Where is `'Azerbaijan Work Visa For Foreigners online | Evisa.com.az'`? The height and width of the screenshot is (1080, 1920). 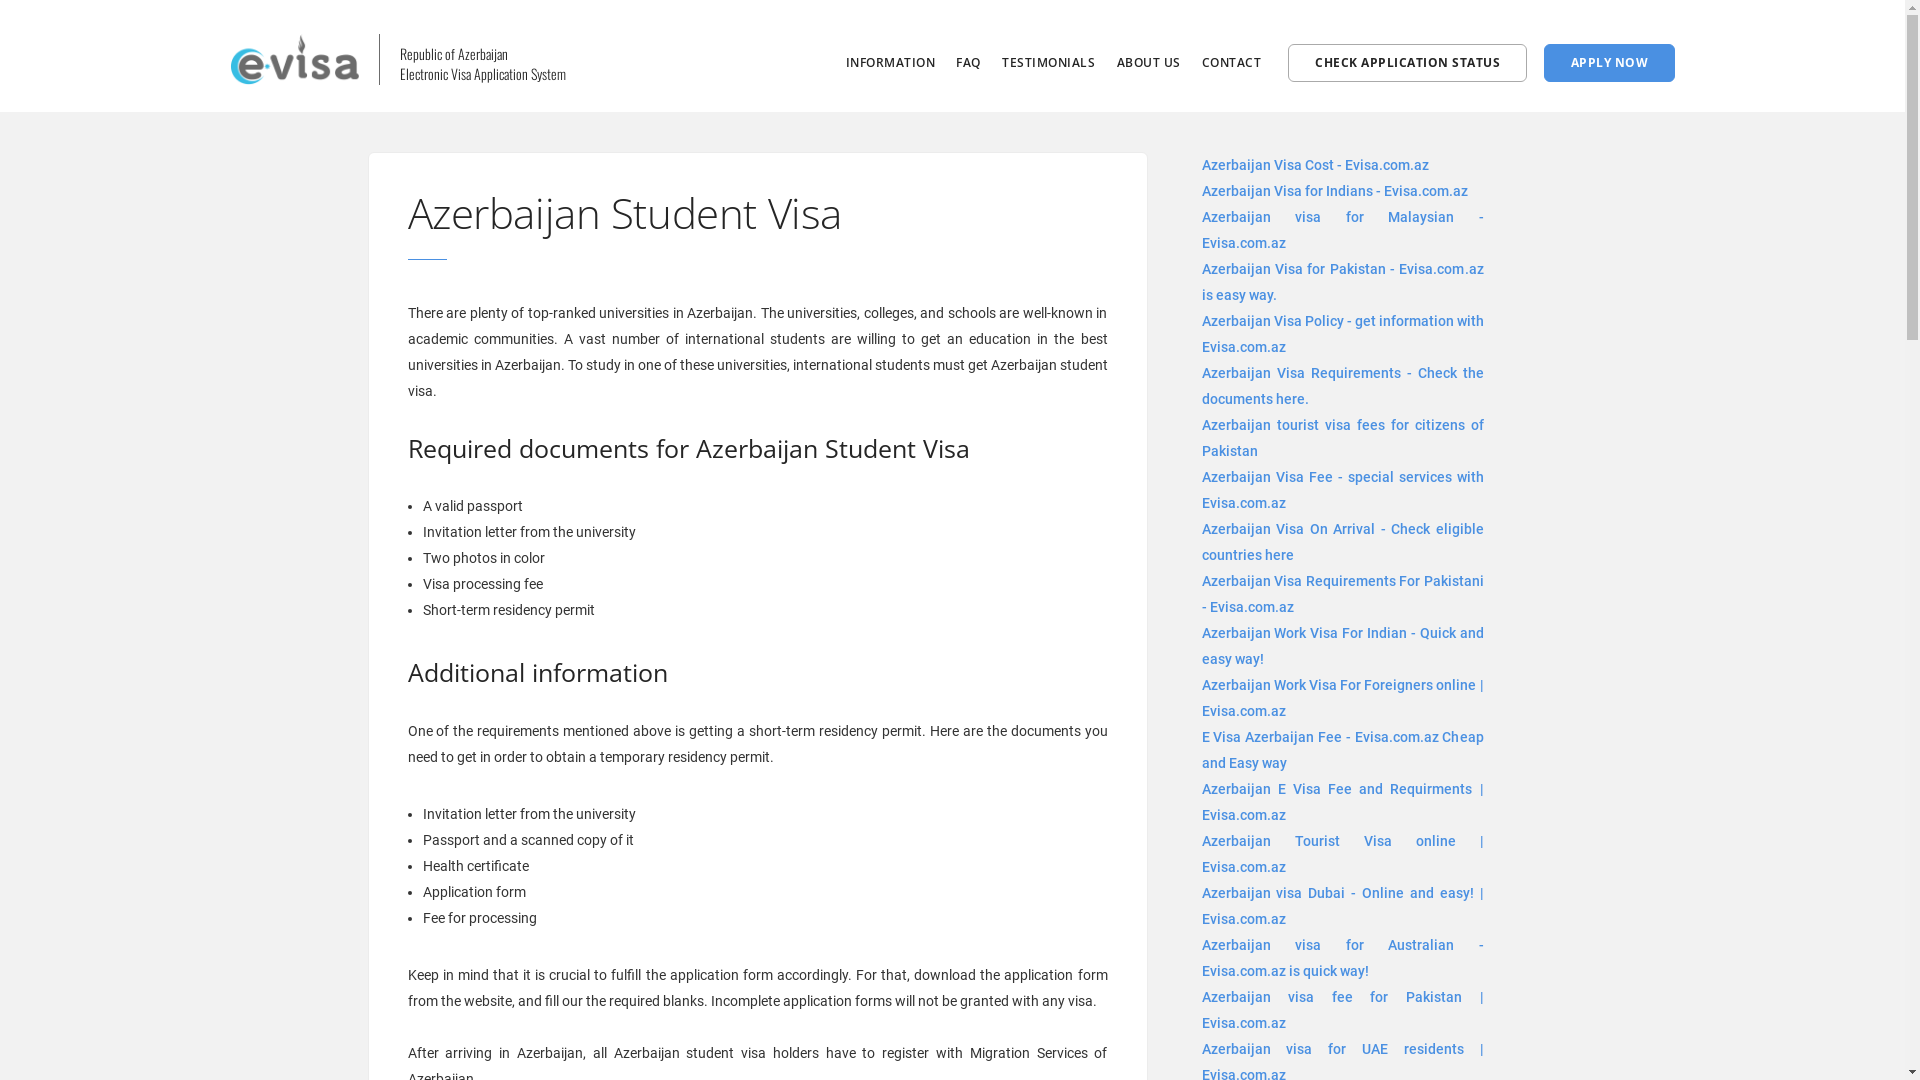
'Azerbaijan Work Visa For Foreigners online | Evisa.com.az' is located at coordinates (1343, 697).